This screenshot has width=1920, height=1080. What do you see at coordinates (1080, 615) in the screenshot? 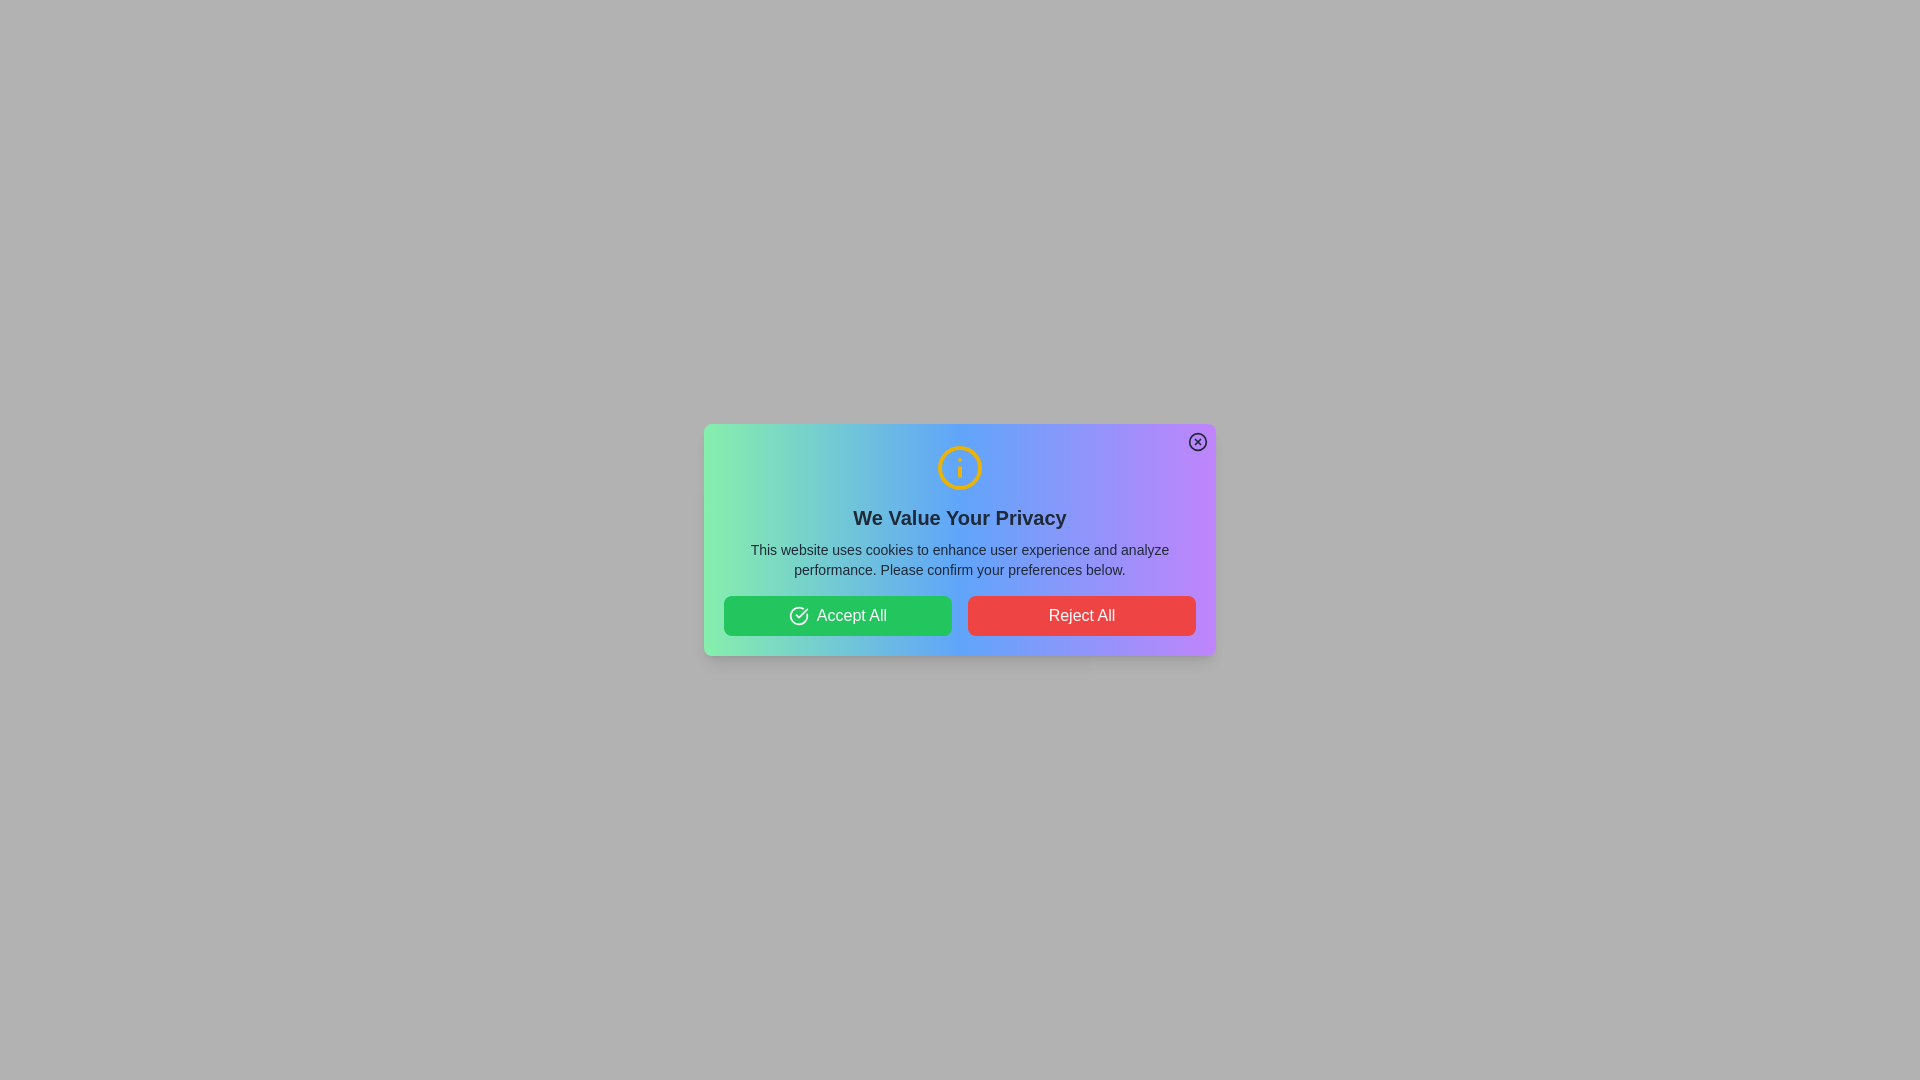
I see `the 'Reject All' button to reject all cookies` at bounding box center [1080, 615].